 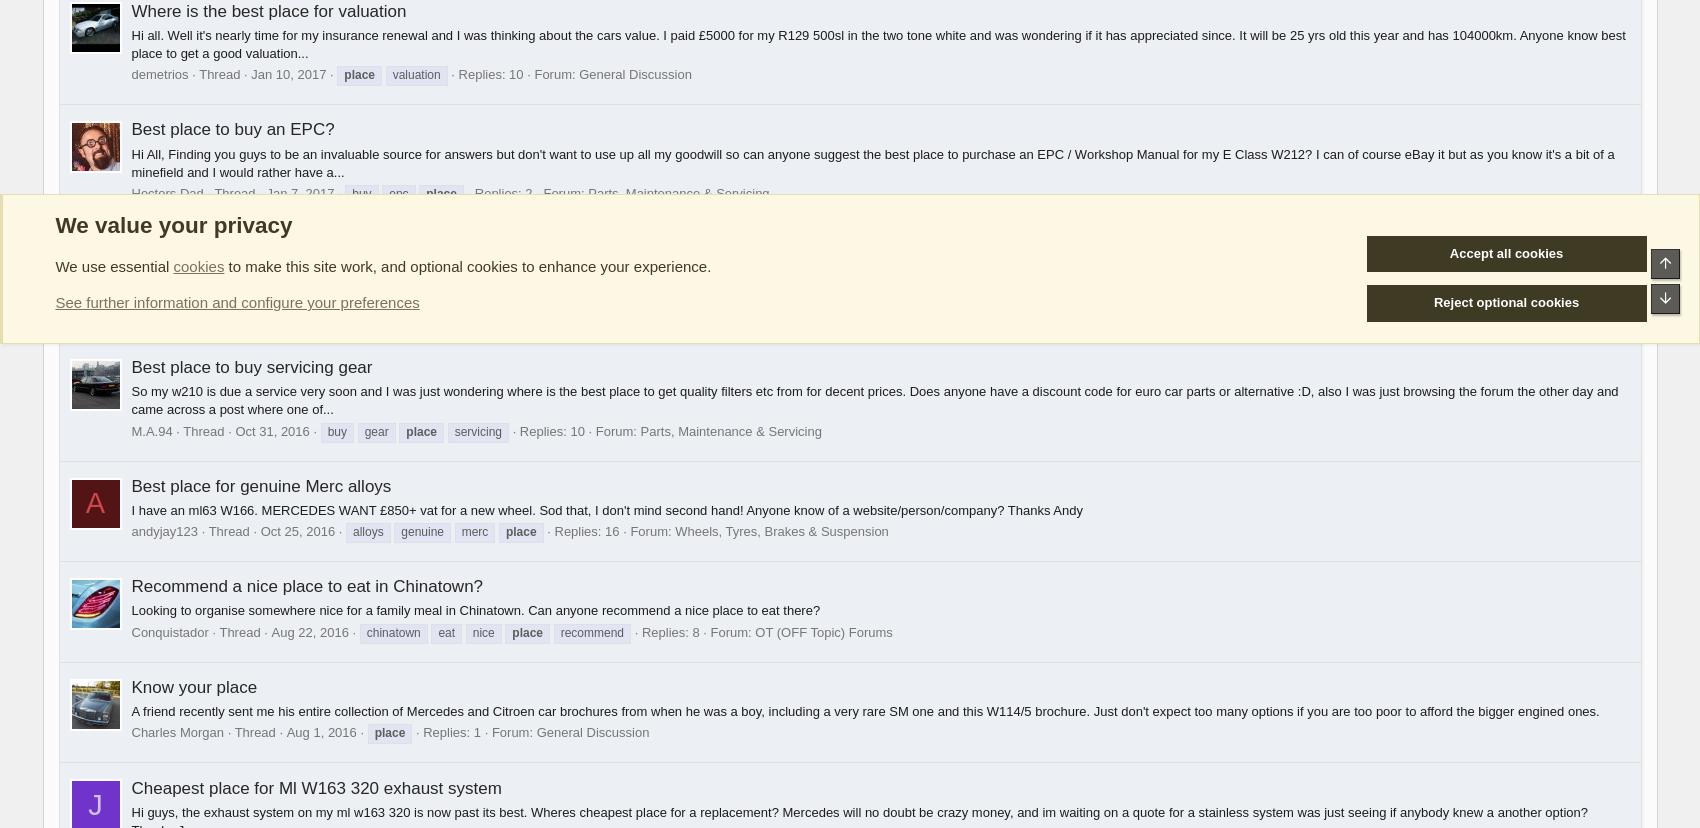 I want to click on 'alloys', so click(x=367, y=530).